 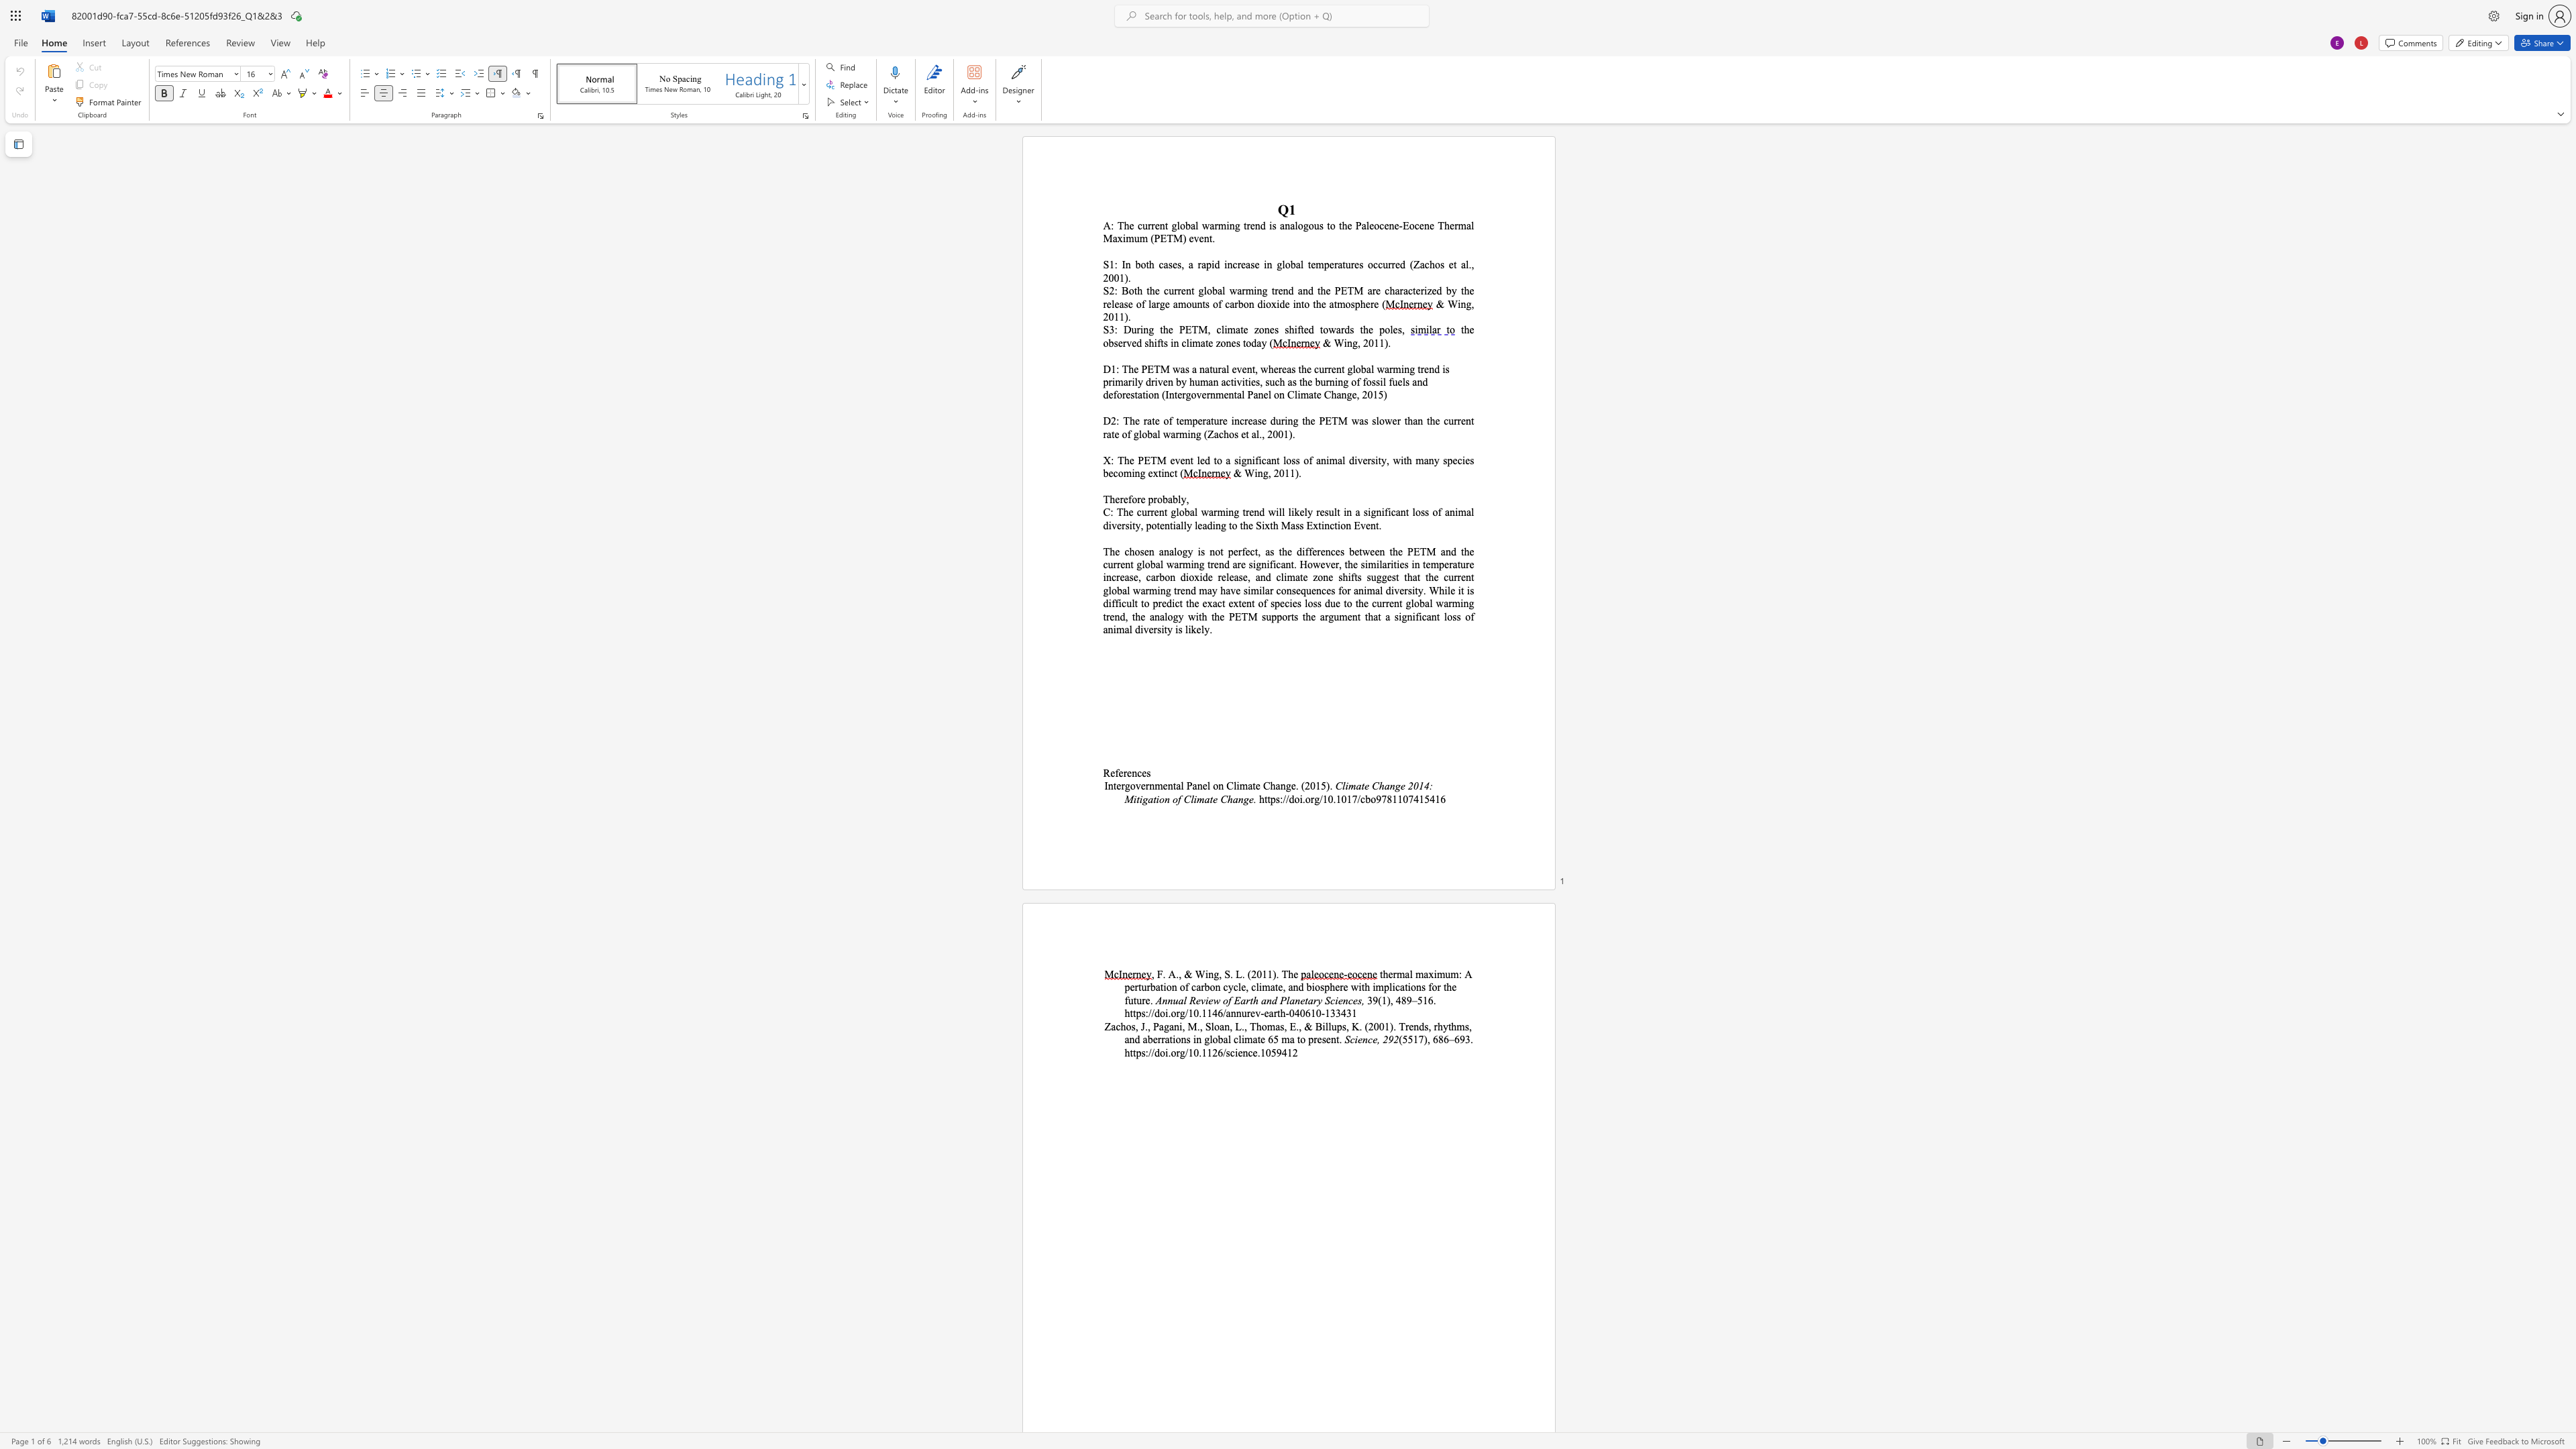 I want to click on the subset text "achos" within the text "S1: In both cases, a rapid increase in global temperatures occurred (Zachos et al., 2001).", so click(x=1419, y=264).